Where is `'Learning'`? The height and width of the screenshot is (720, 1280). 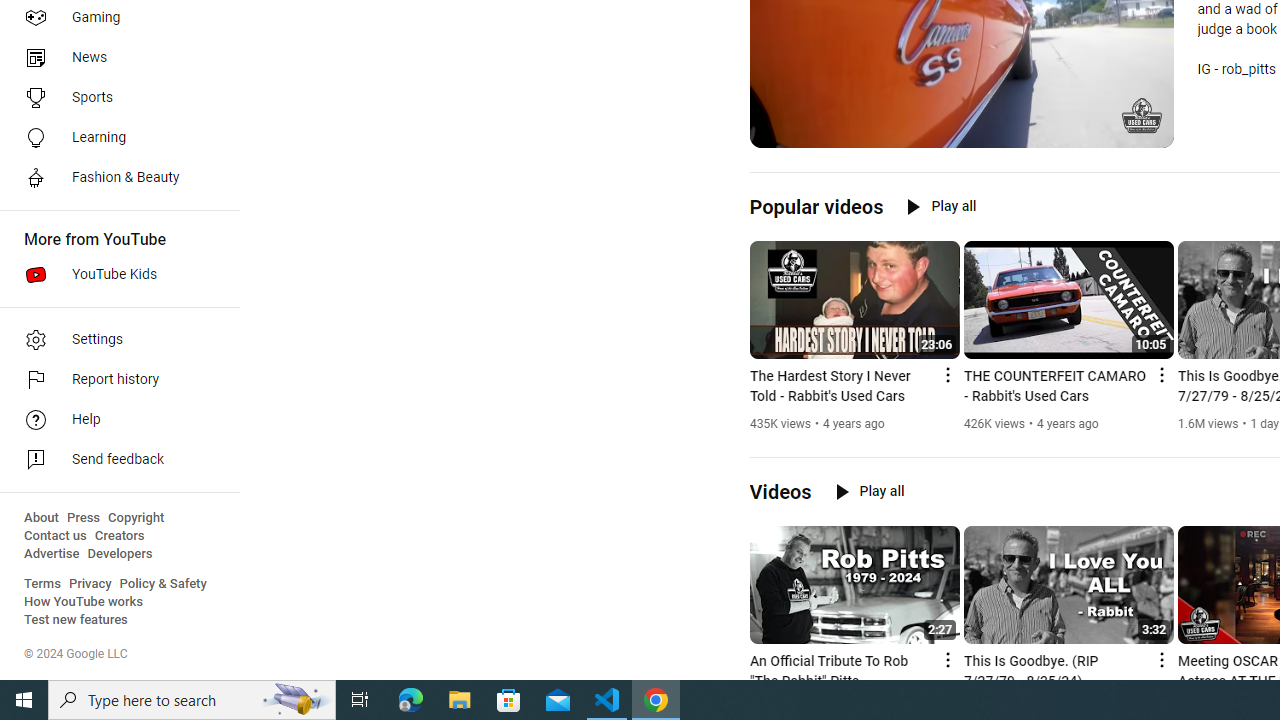 'Learning' is located at coordinates (112, 136).